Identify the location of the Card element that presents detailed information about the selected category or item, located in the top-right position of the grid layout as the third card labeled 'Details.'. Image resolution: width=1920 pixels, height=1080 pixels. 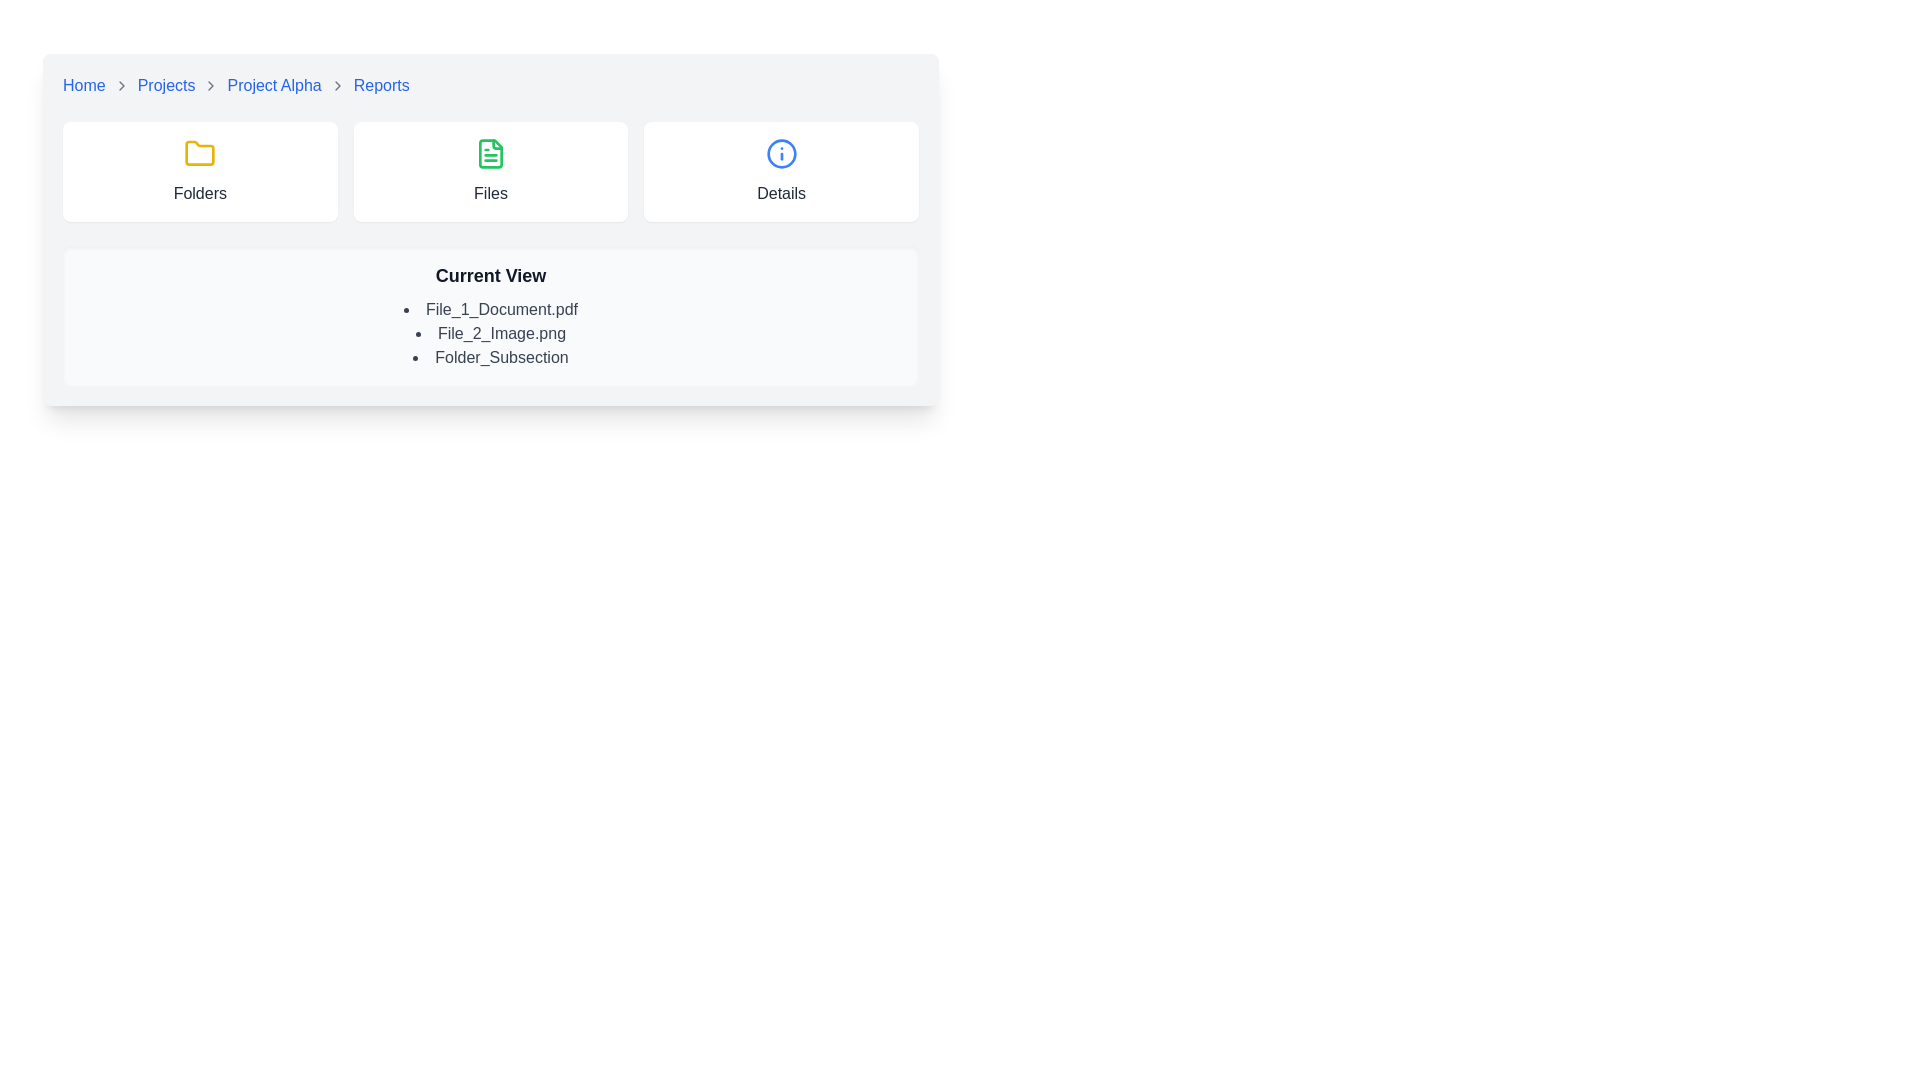
(780, 171).